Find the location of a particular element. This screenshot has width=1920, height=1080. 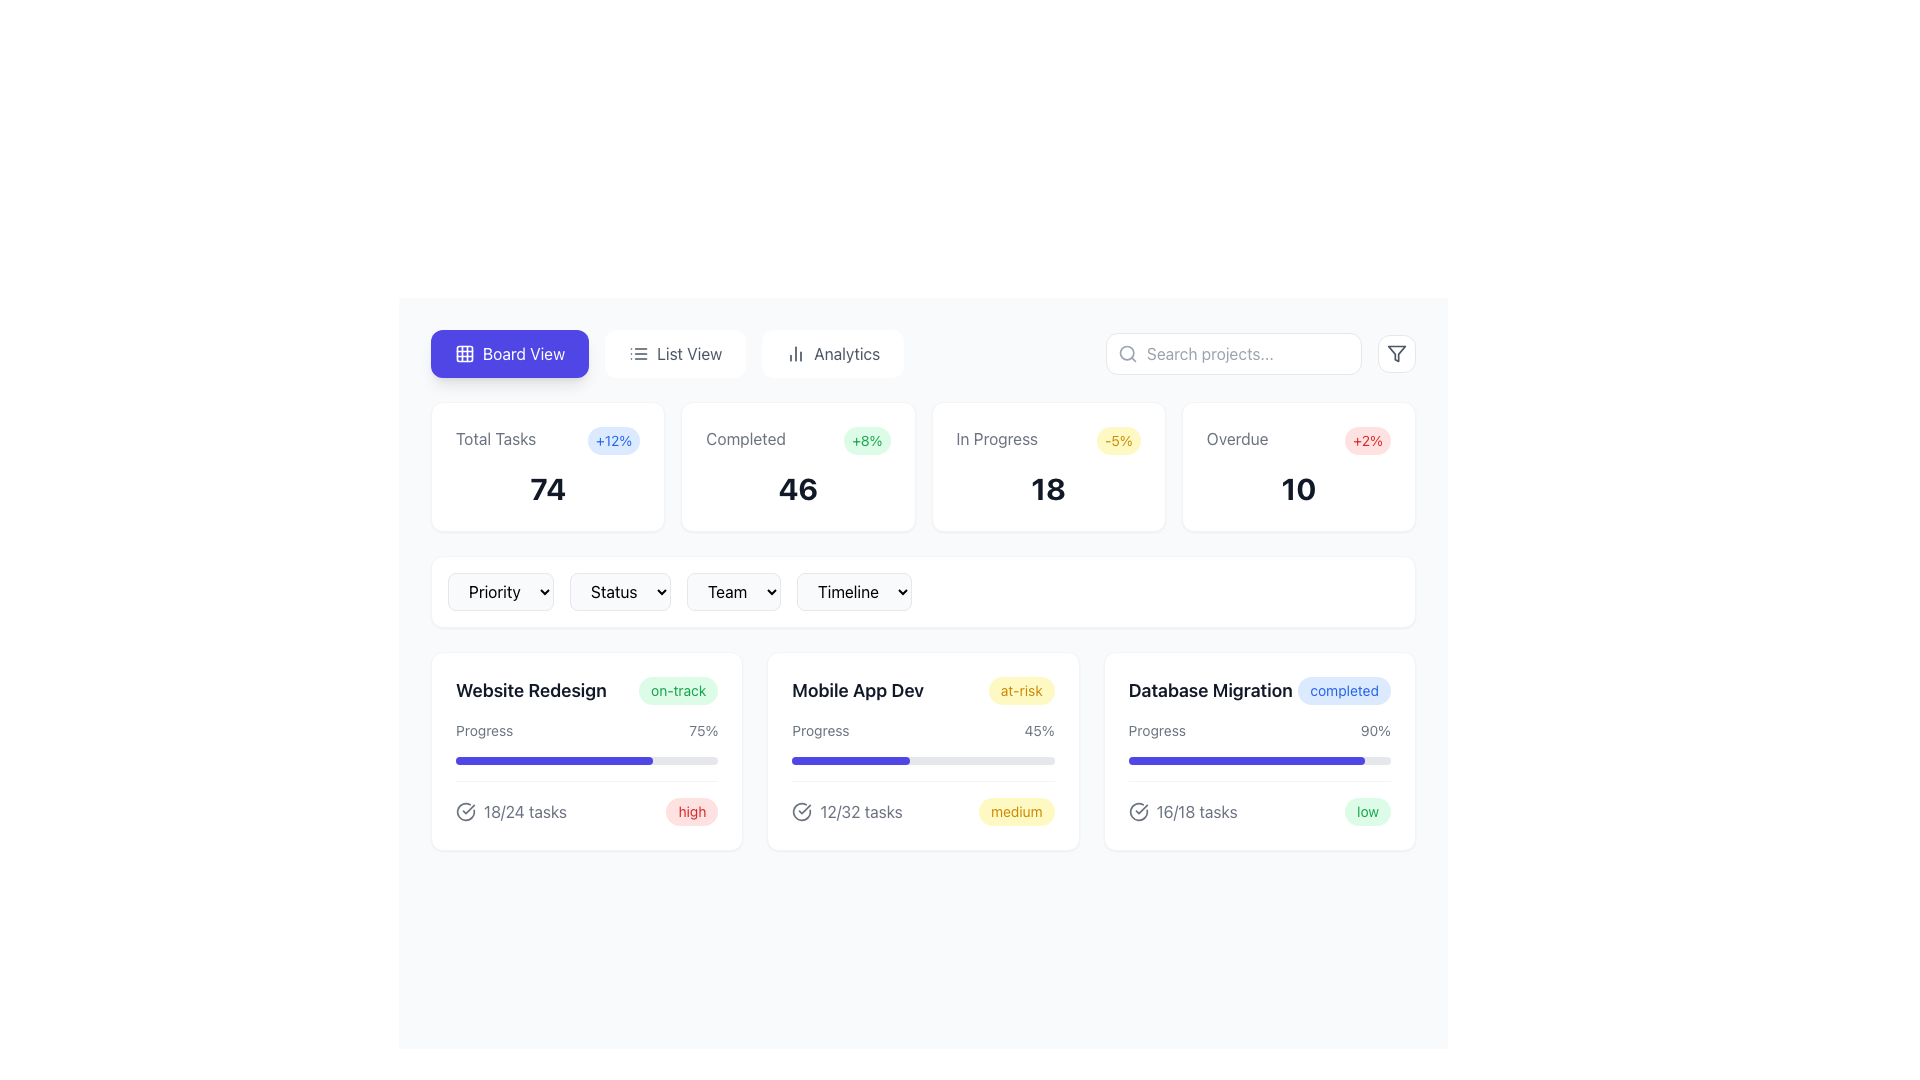

the horizontal progress bar with a gray background and a blue foreground indicating 75% progress, located within the 'Website Redesign' card is located at coordinates (586, 760).